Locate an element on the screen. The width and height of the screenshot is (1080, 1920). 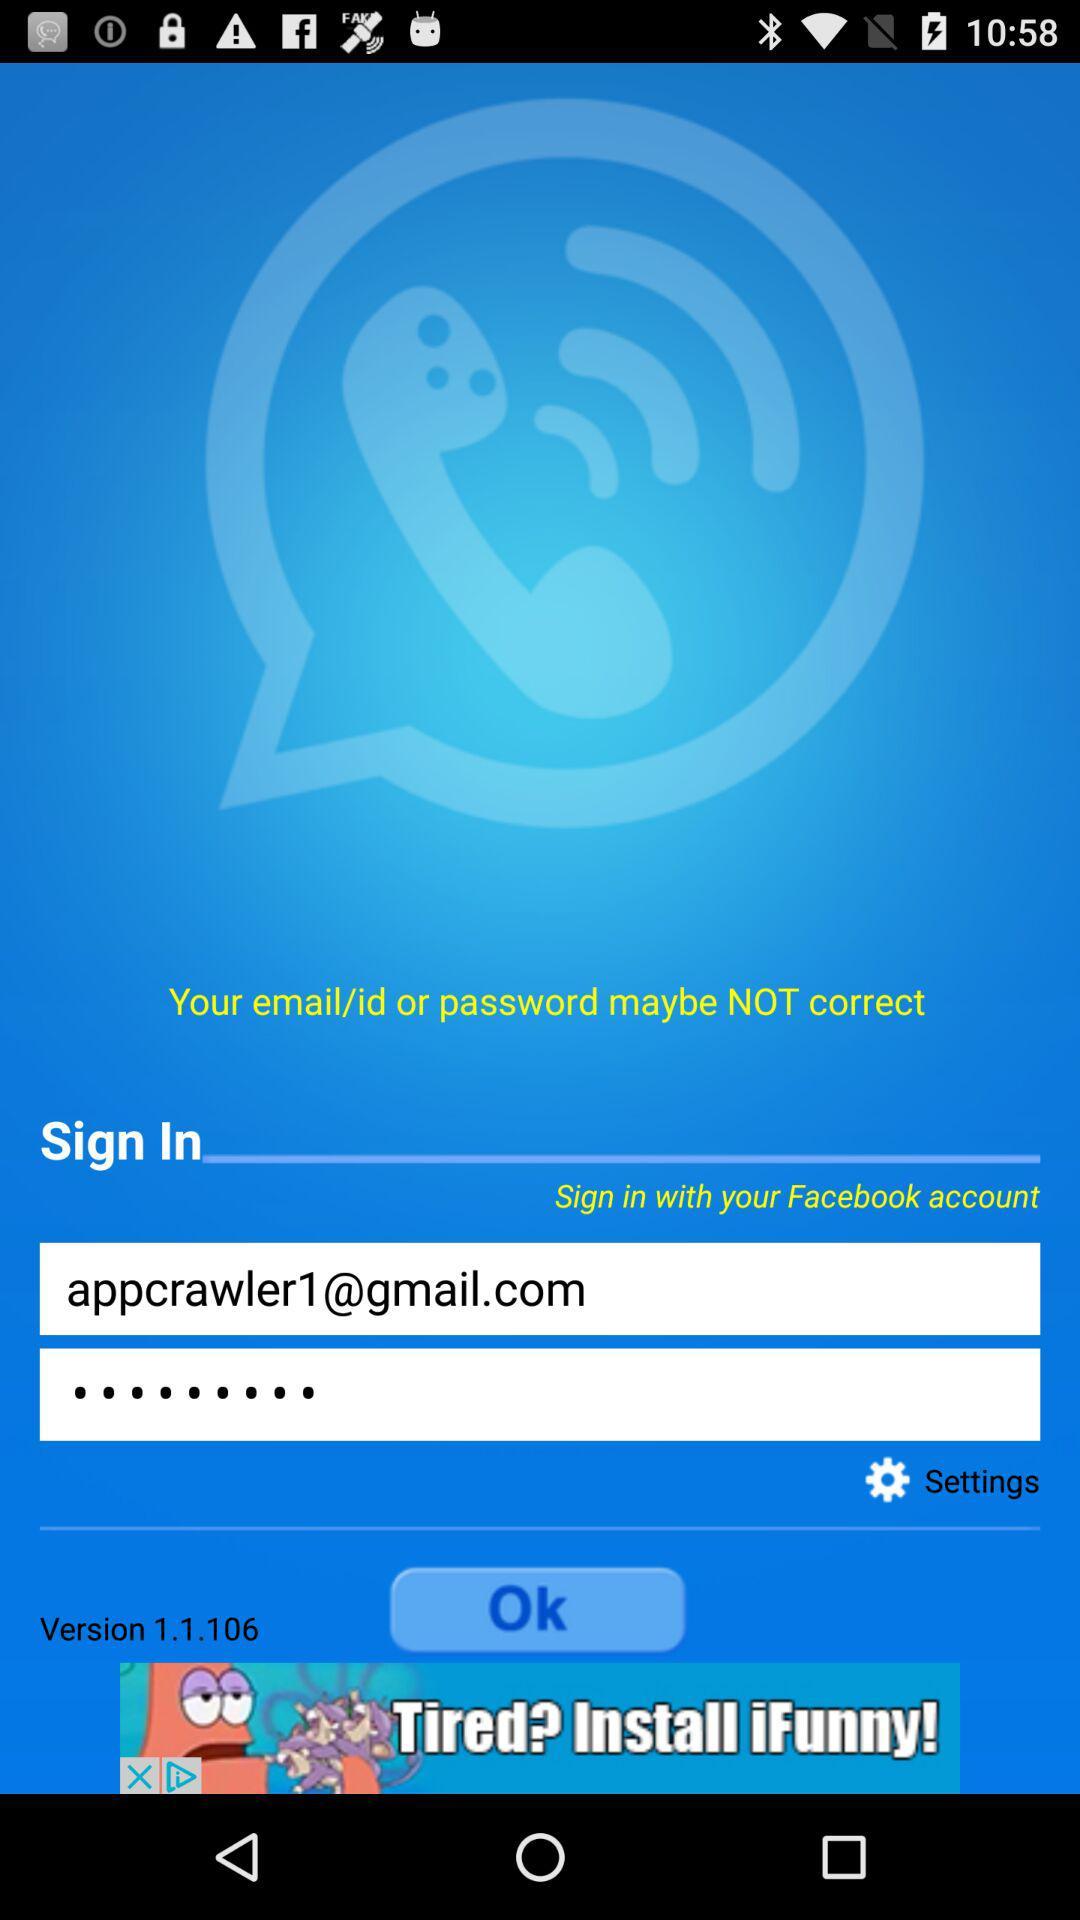
email address space is located at coordinates (540, 1288).